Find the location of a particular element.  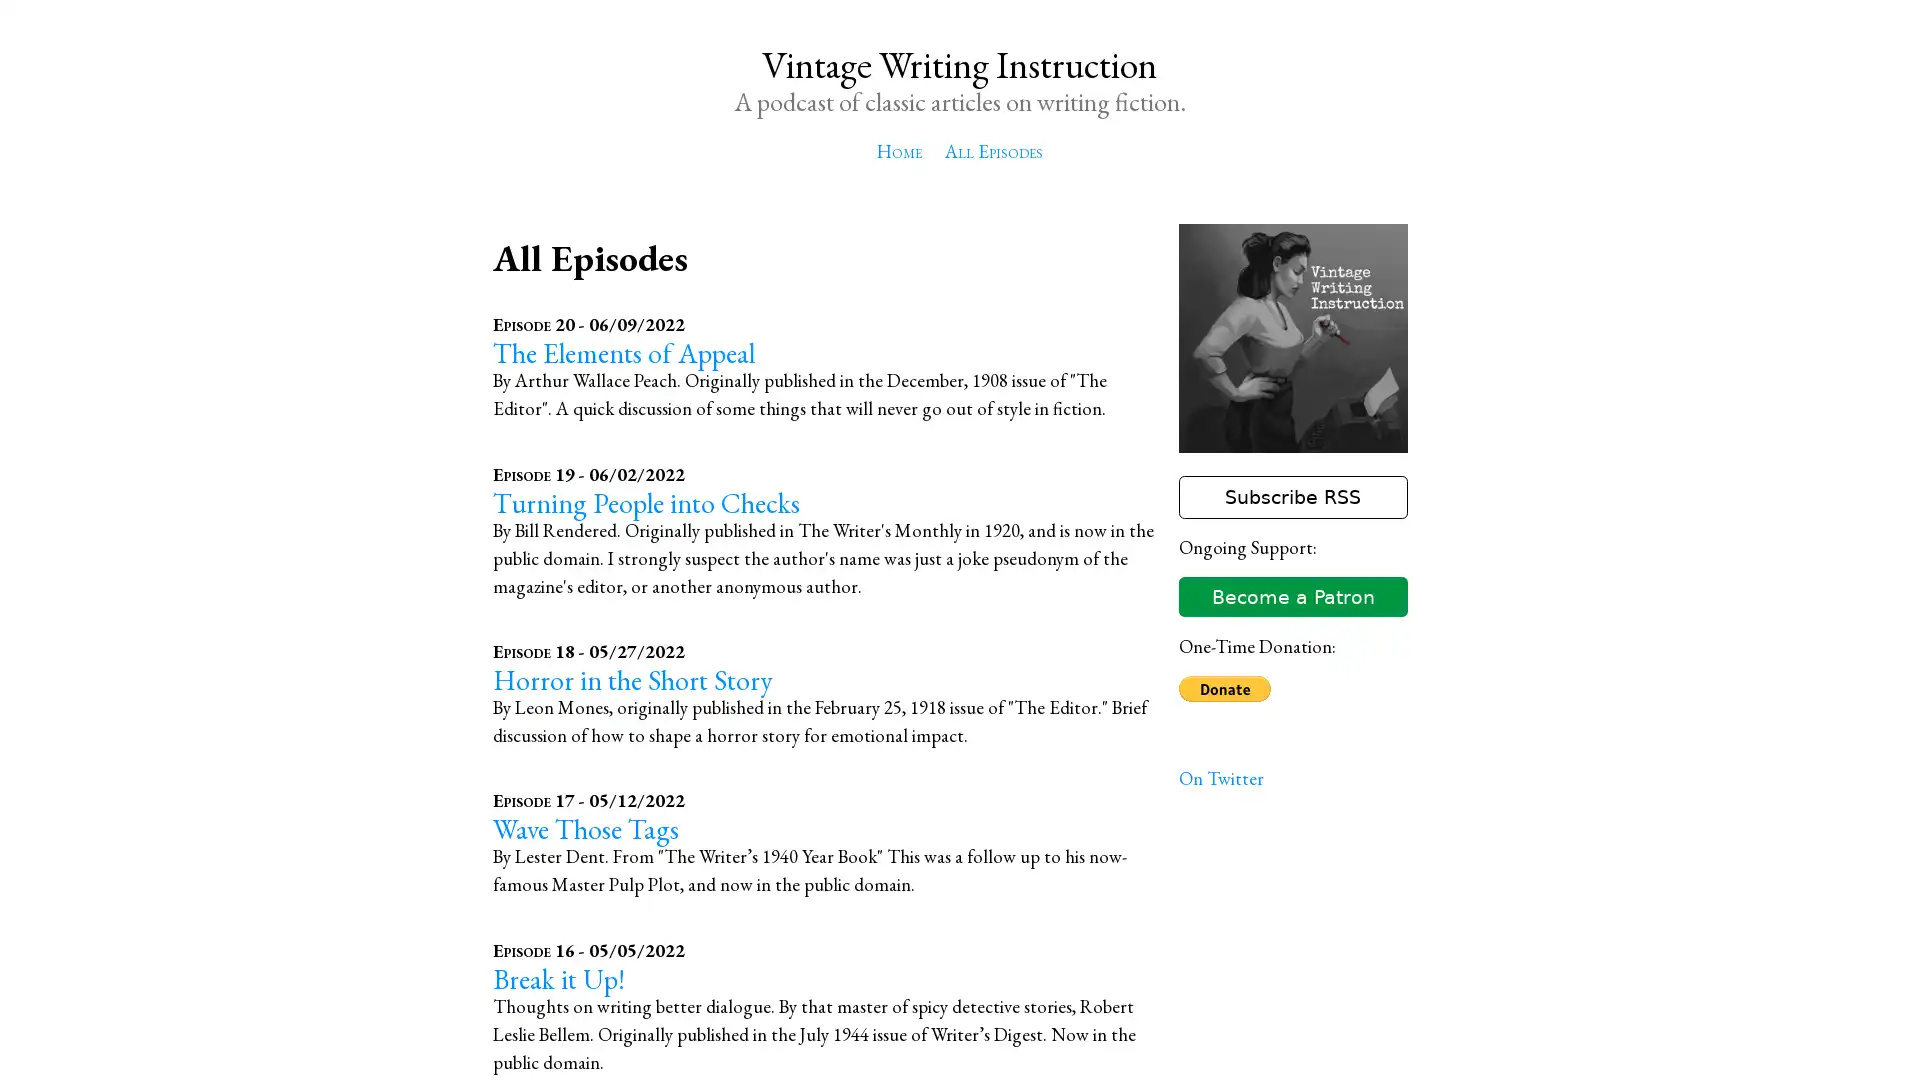

Donate with PayPal button is located at coordinates (1223, 688).